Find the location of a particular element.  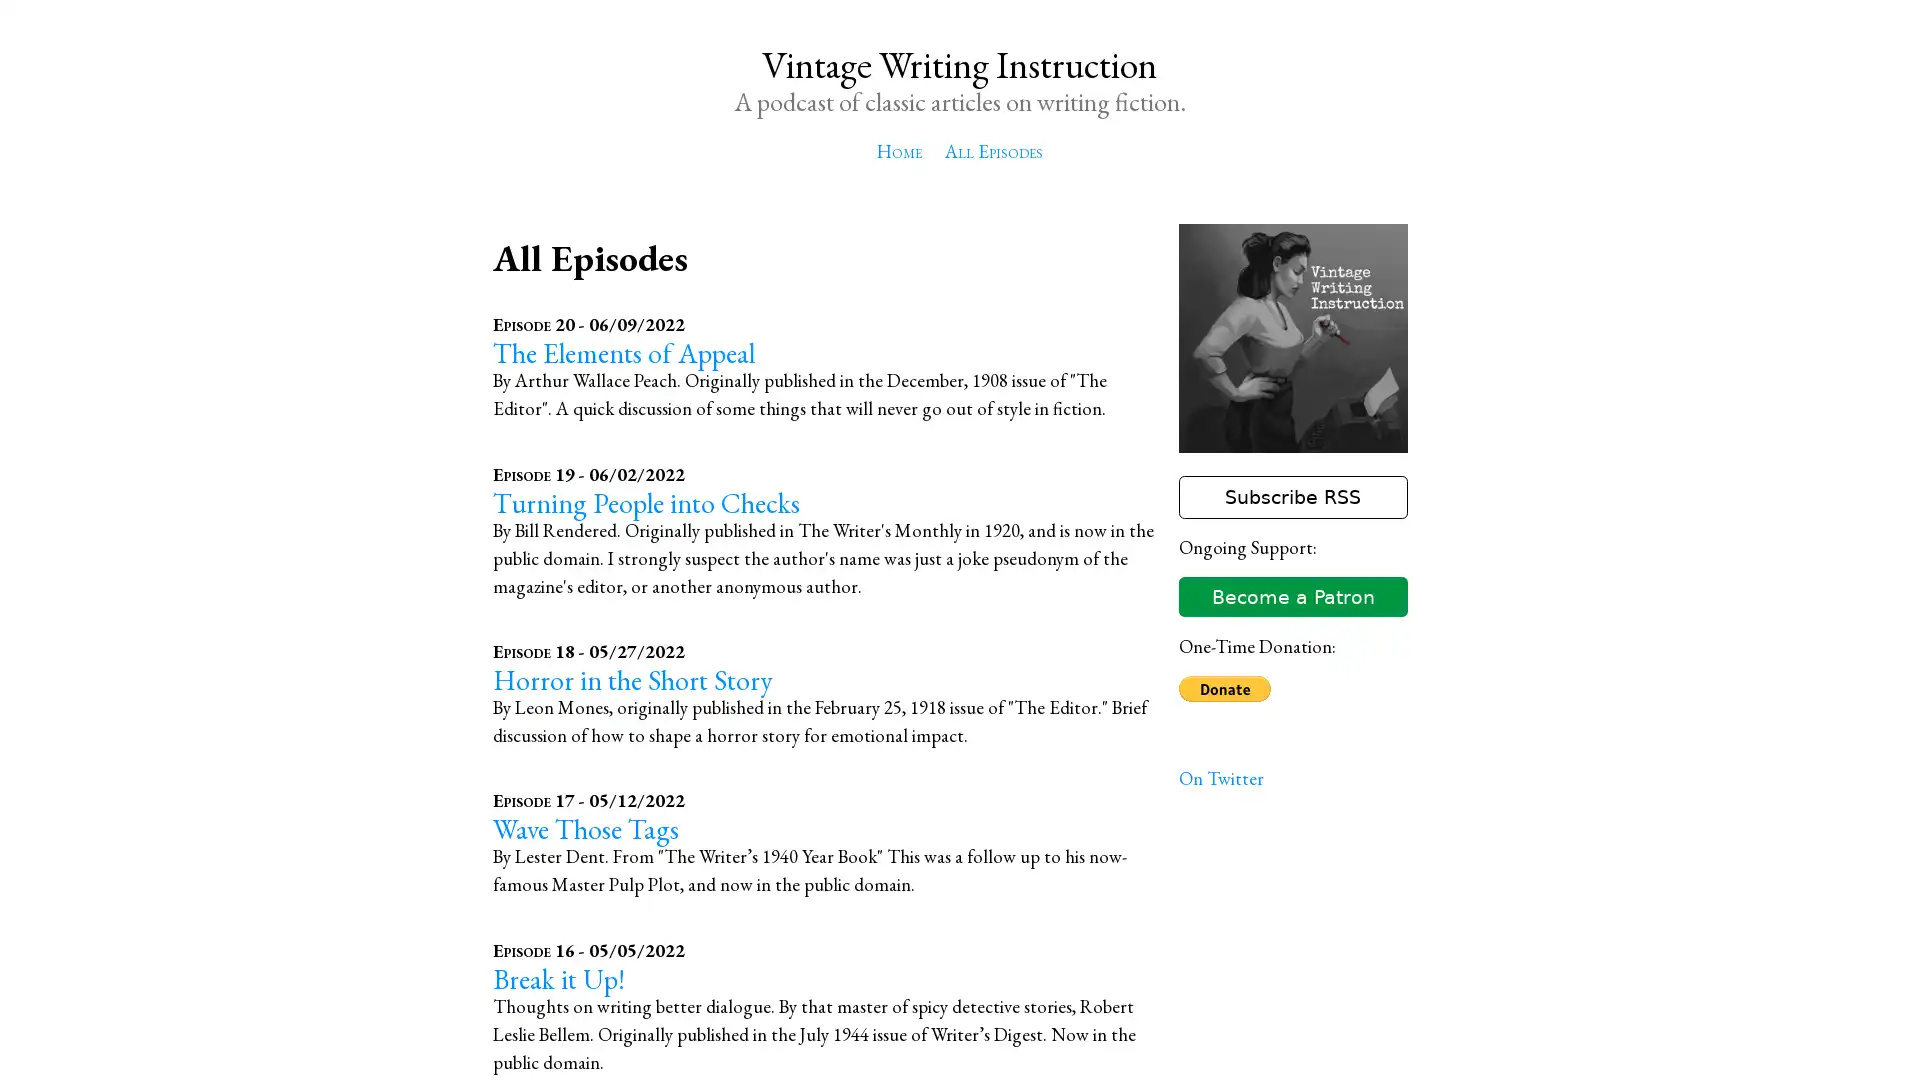

Donate with PayPal button is located at coordinates (1223, 688).